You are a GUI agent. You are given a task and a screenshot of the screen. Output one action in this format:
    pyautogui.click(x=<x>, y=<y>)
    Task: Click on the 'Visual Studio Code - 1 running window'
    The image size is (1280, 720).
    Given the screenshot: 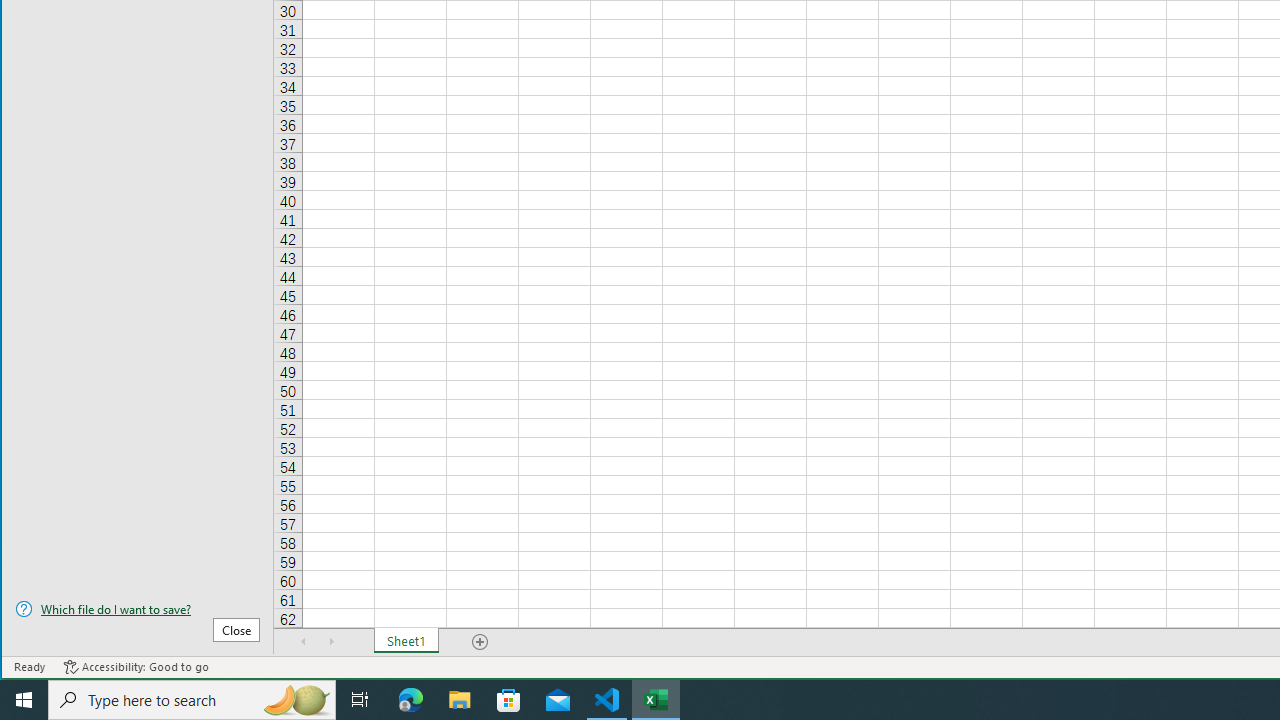 What is the action you would take?
    pyautogui.click(x=606, y=698)
    